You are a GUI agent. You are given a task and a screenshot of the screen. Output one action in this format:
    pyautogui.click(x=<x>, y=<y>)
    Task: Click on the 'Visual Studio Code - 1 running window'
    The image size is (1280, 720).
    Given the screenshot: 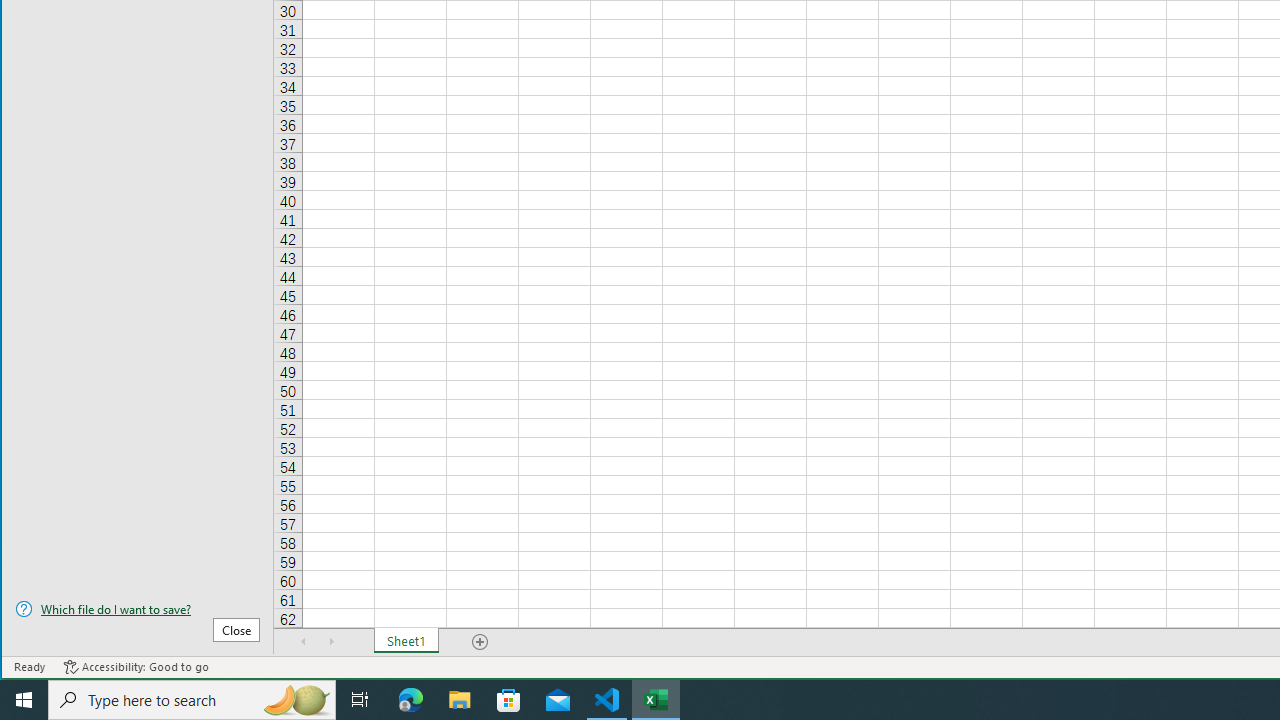 What is the action you would take?
    pyautogui.click(x=606, y=698)
    